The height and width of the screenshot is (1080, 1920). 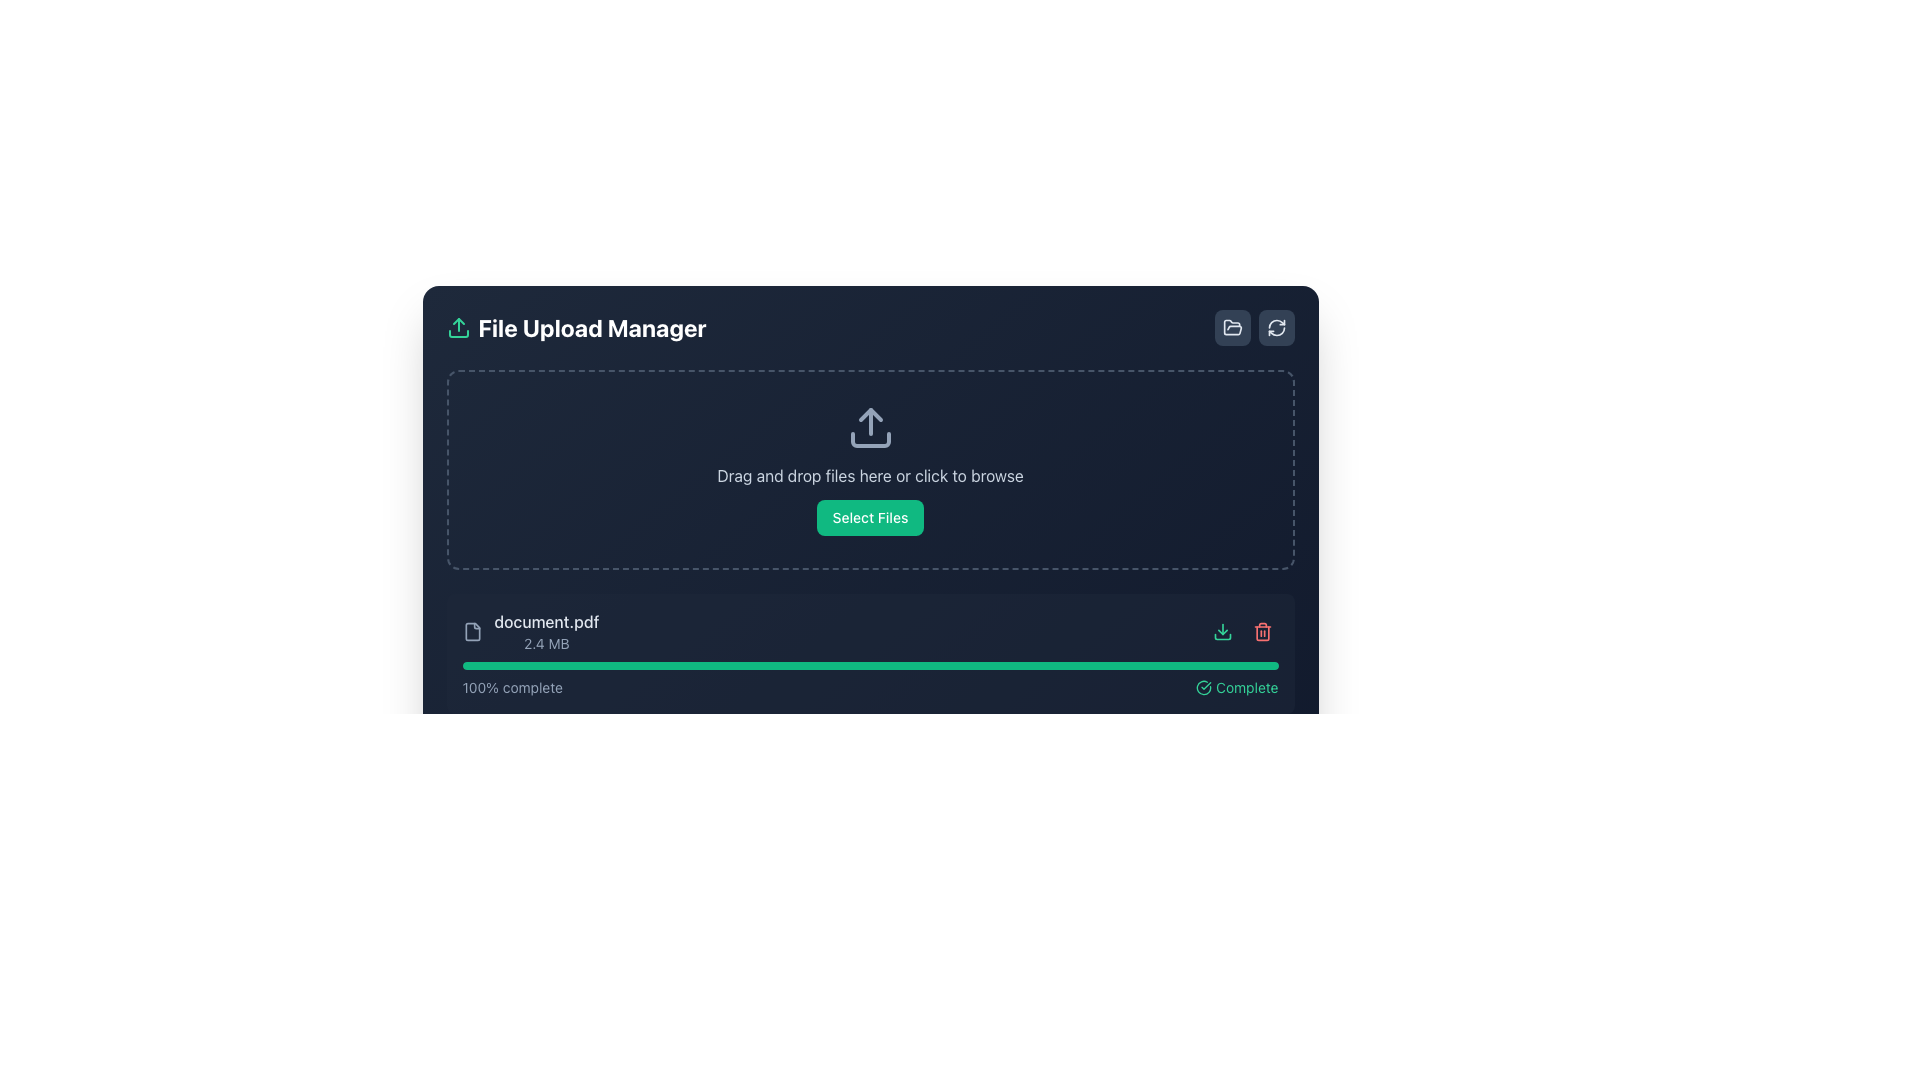 I want to click on the trash icon button, which is a circular button with a red delete icon, located at the bottom-right corner of the file entry row, so click(x=1261, y=632).